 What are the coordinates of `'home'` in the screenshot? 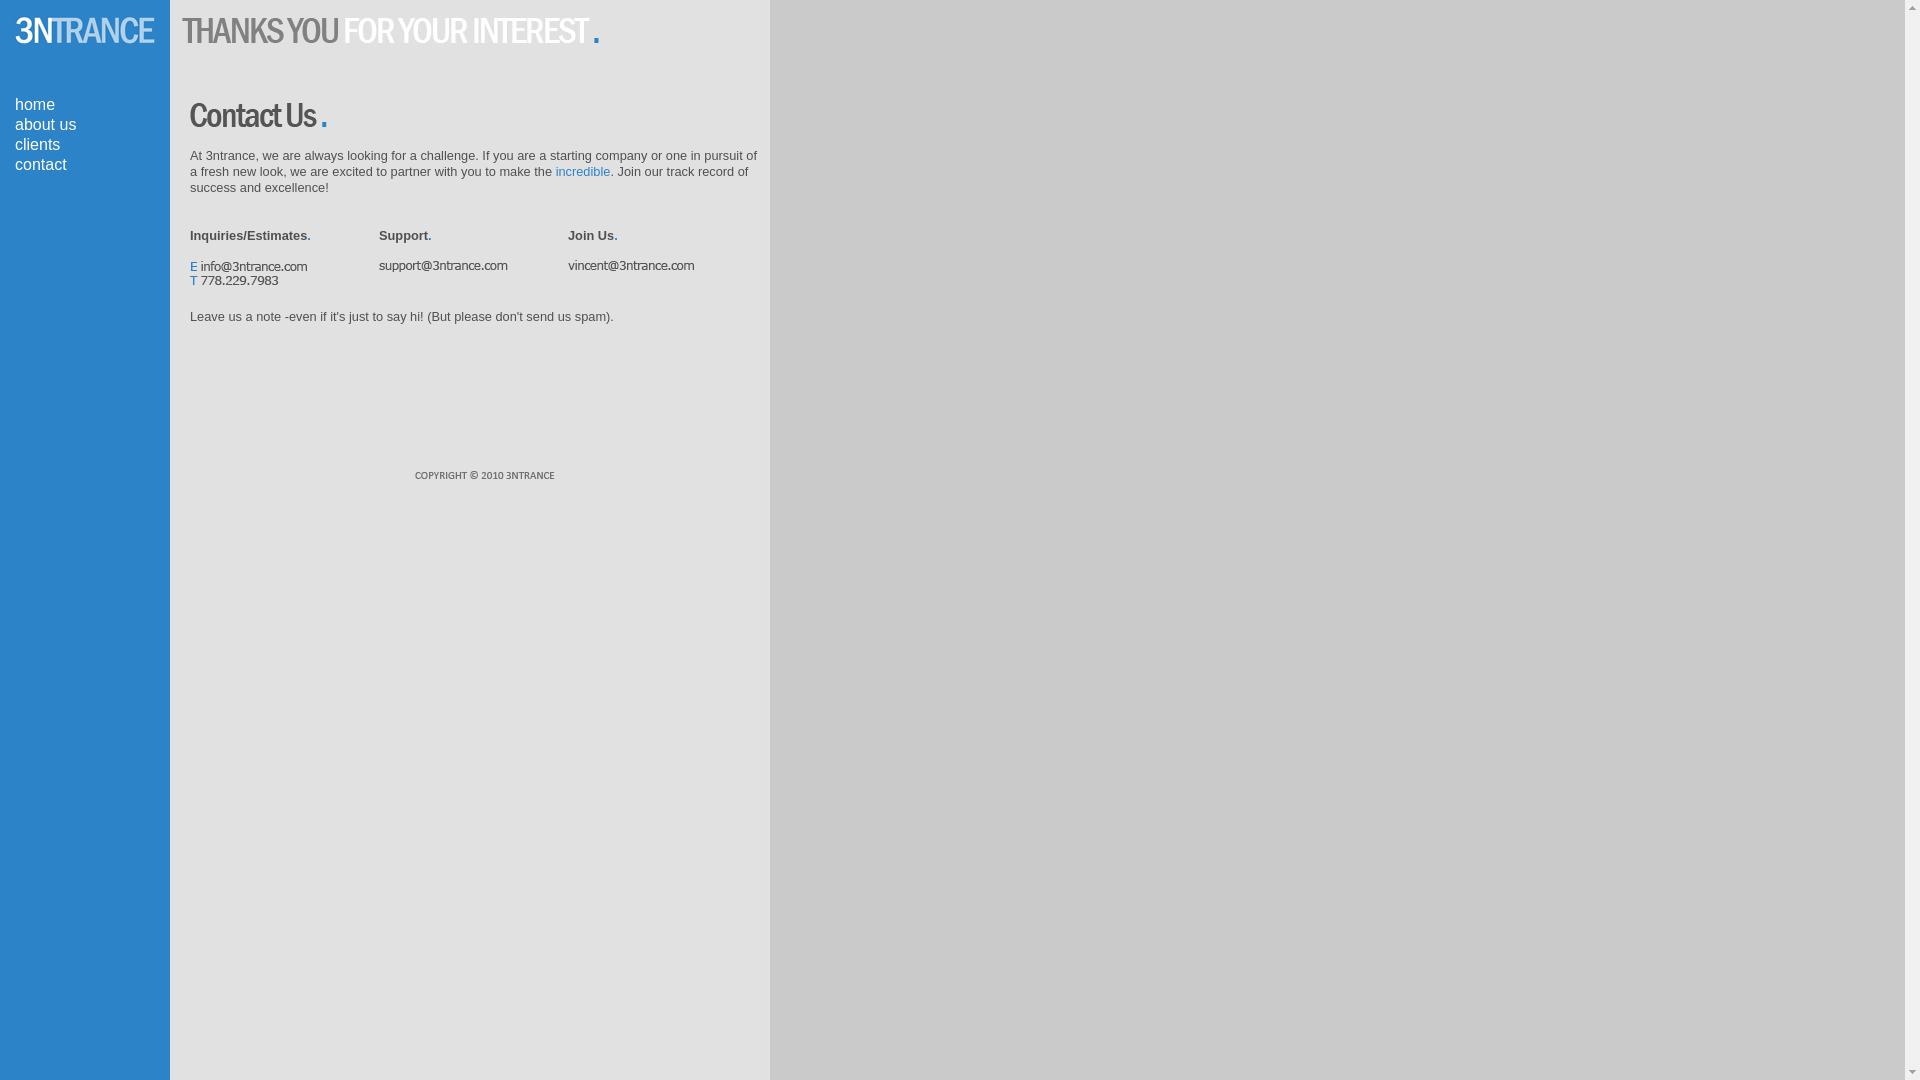 It's located at (14, 104).